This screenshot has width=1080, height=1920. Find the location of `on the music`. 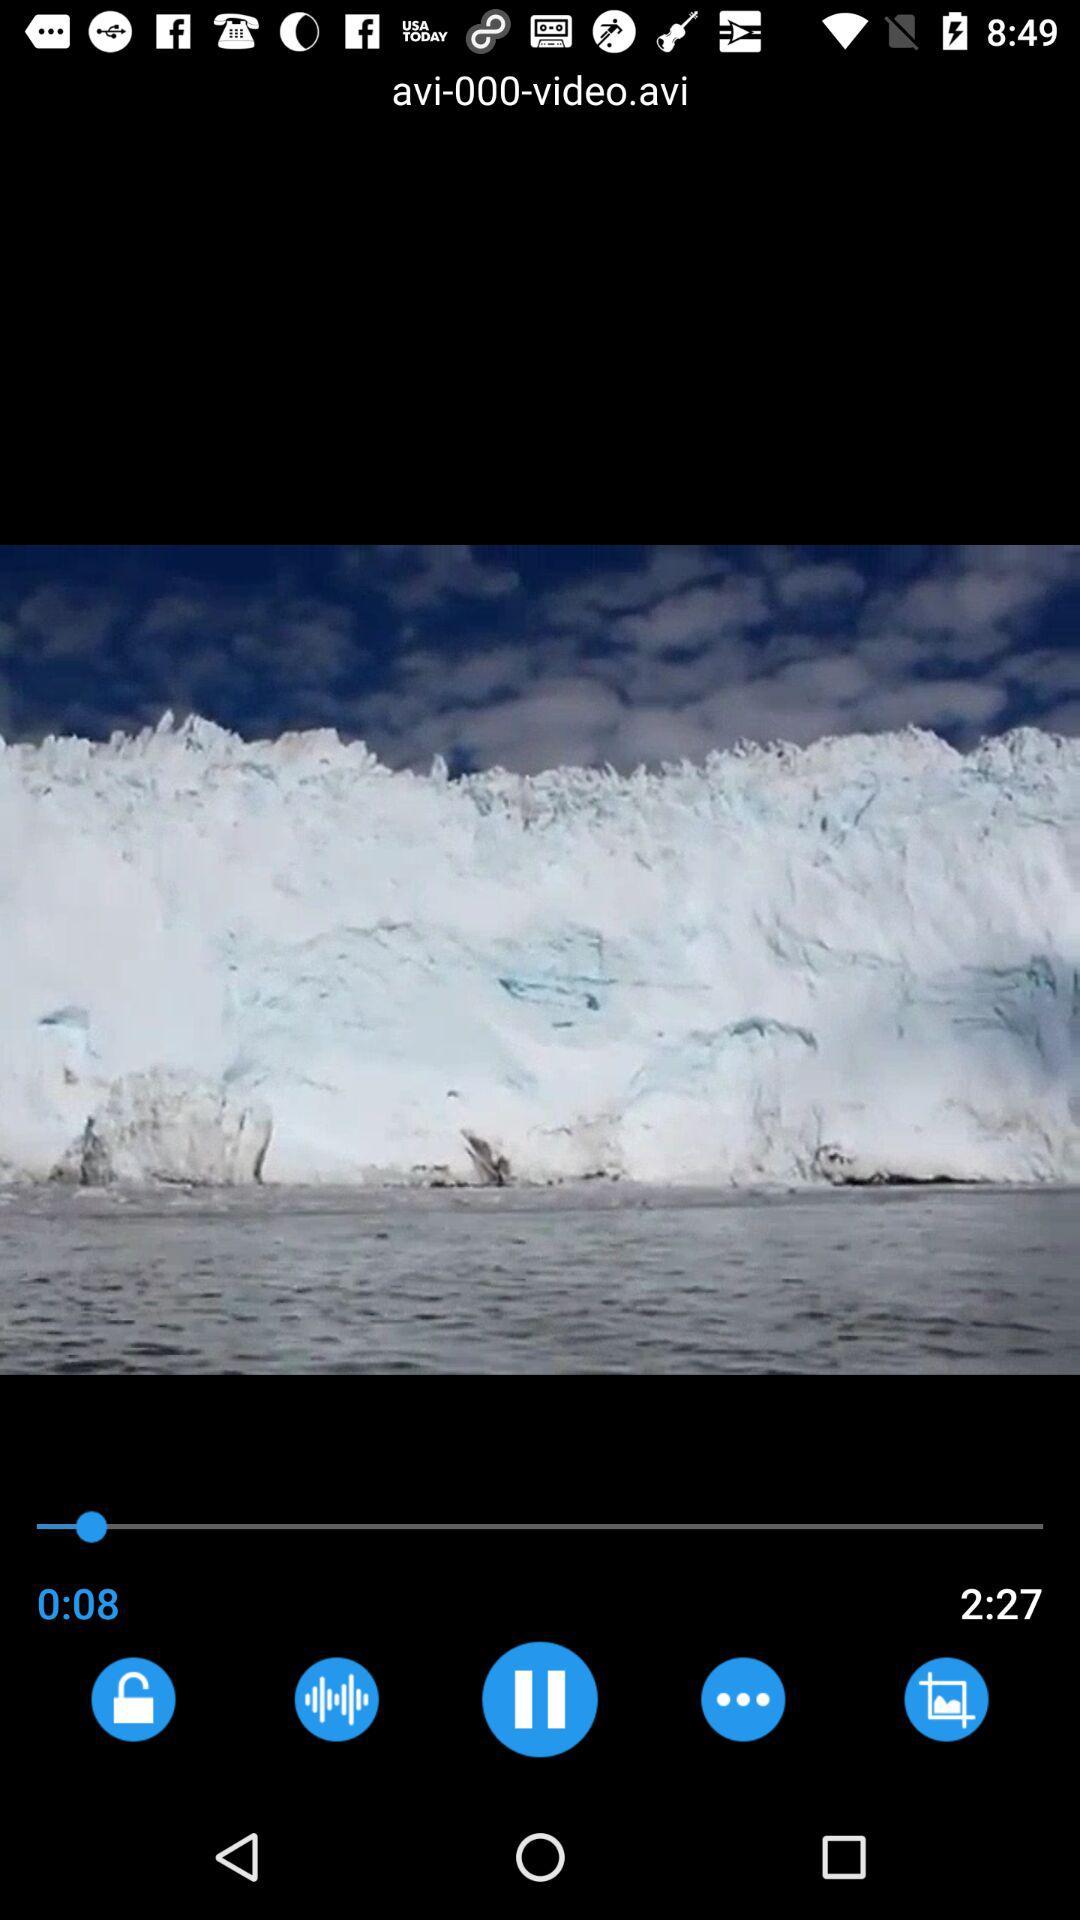

on the music is located at coordinates (538, 1698).